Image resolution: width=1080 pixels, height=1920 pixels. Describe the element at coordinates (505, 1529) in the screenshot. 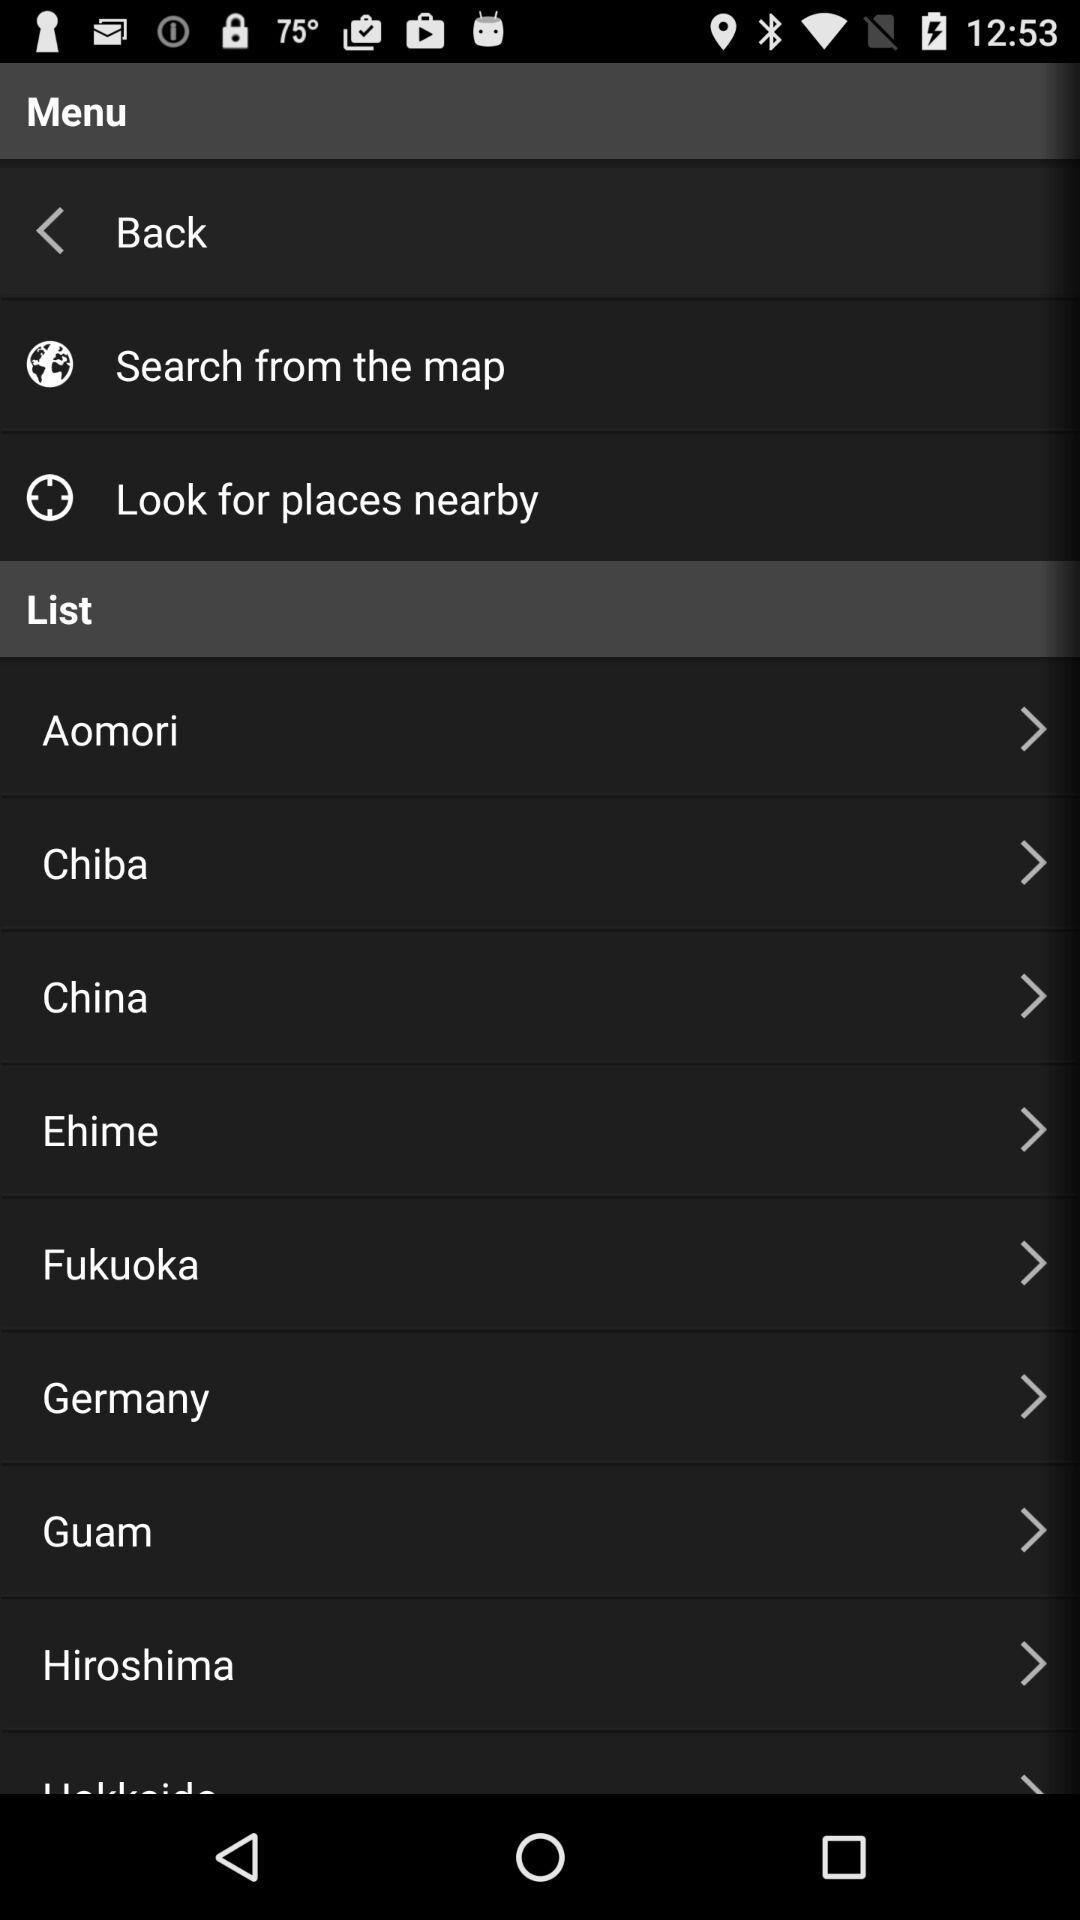

I see `the guam icon` at that location.